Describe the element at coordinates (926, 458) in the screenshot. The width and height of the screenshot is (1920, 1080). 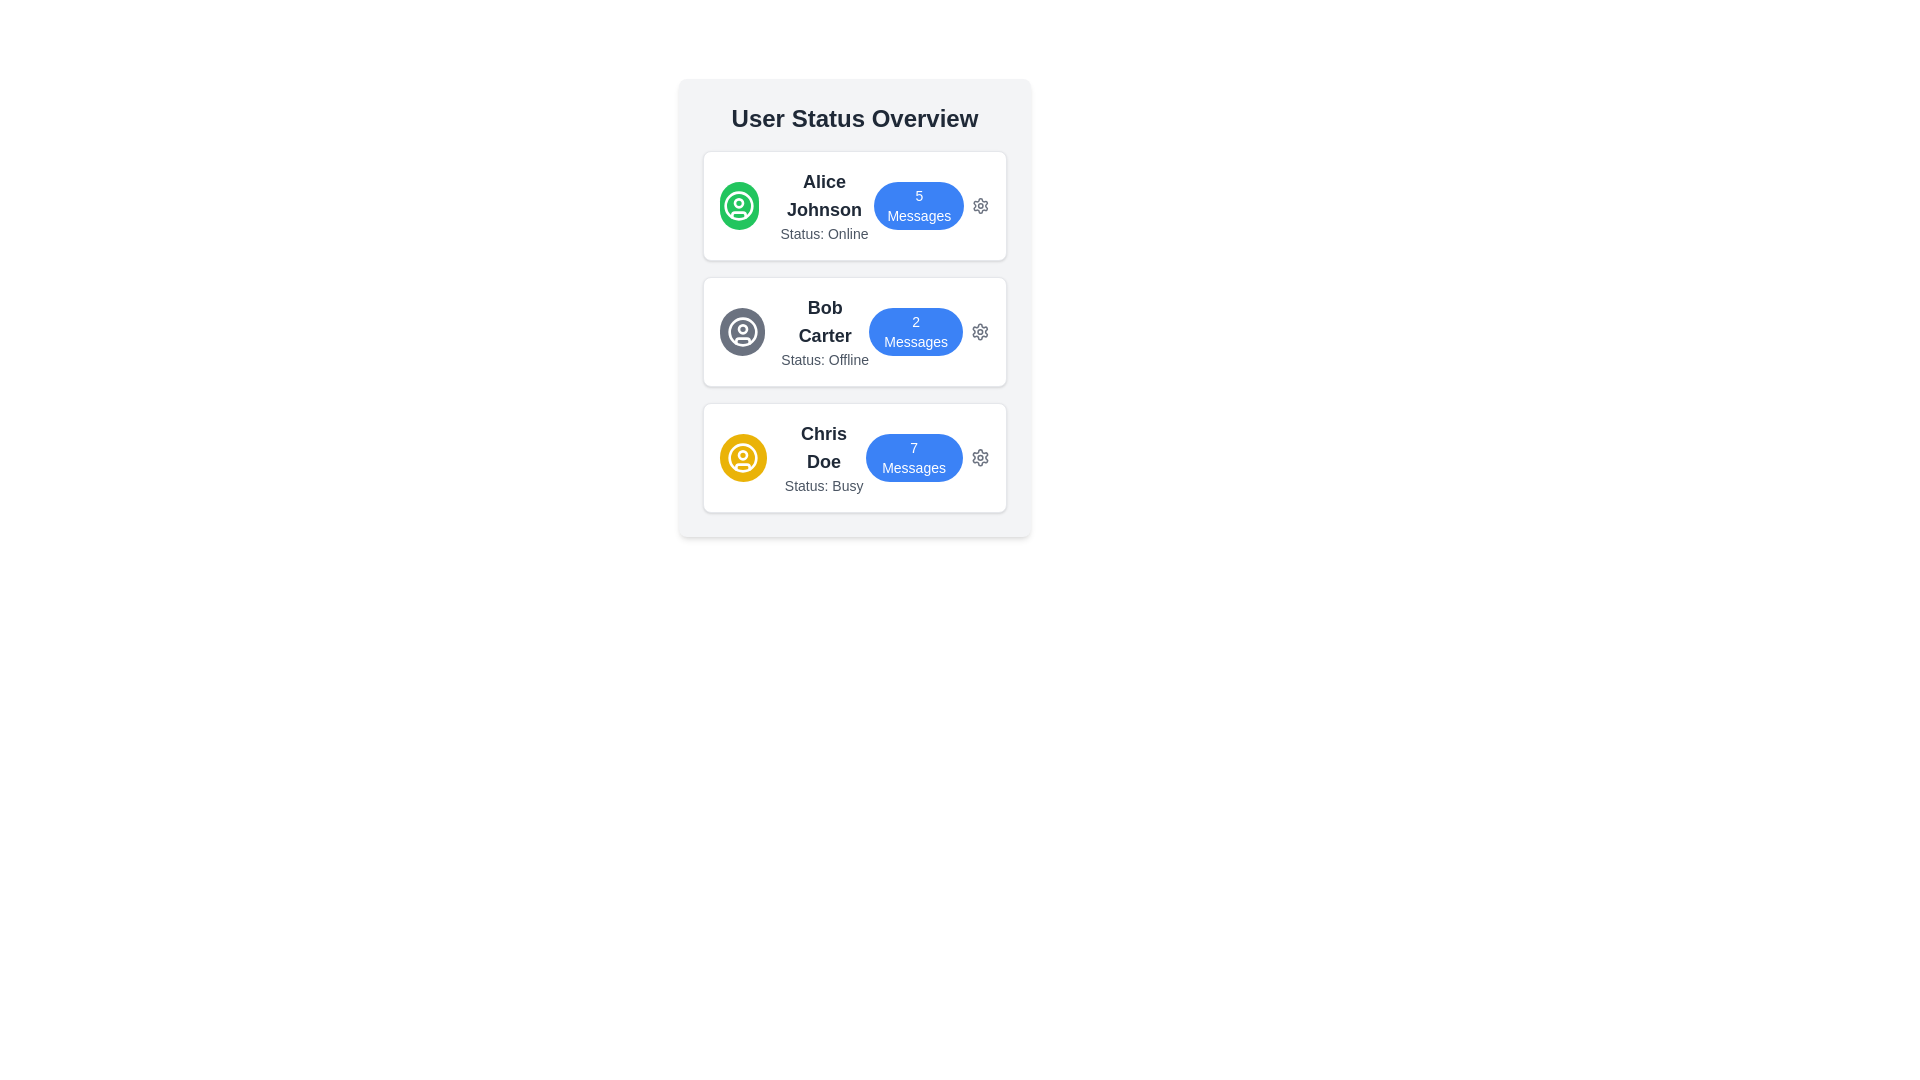
I see `the blue button with rounded corners labeled '7 Messages' that indicates messenger notifications for 'Chris Doe'` at that location.